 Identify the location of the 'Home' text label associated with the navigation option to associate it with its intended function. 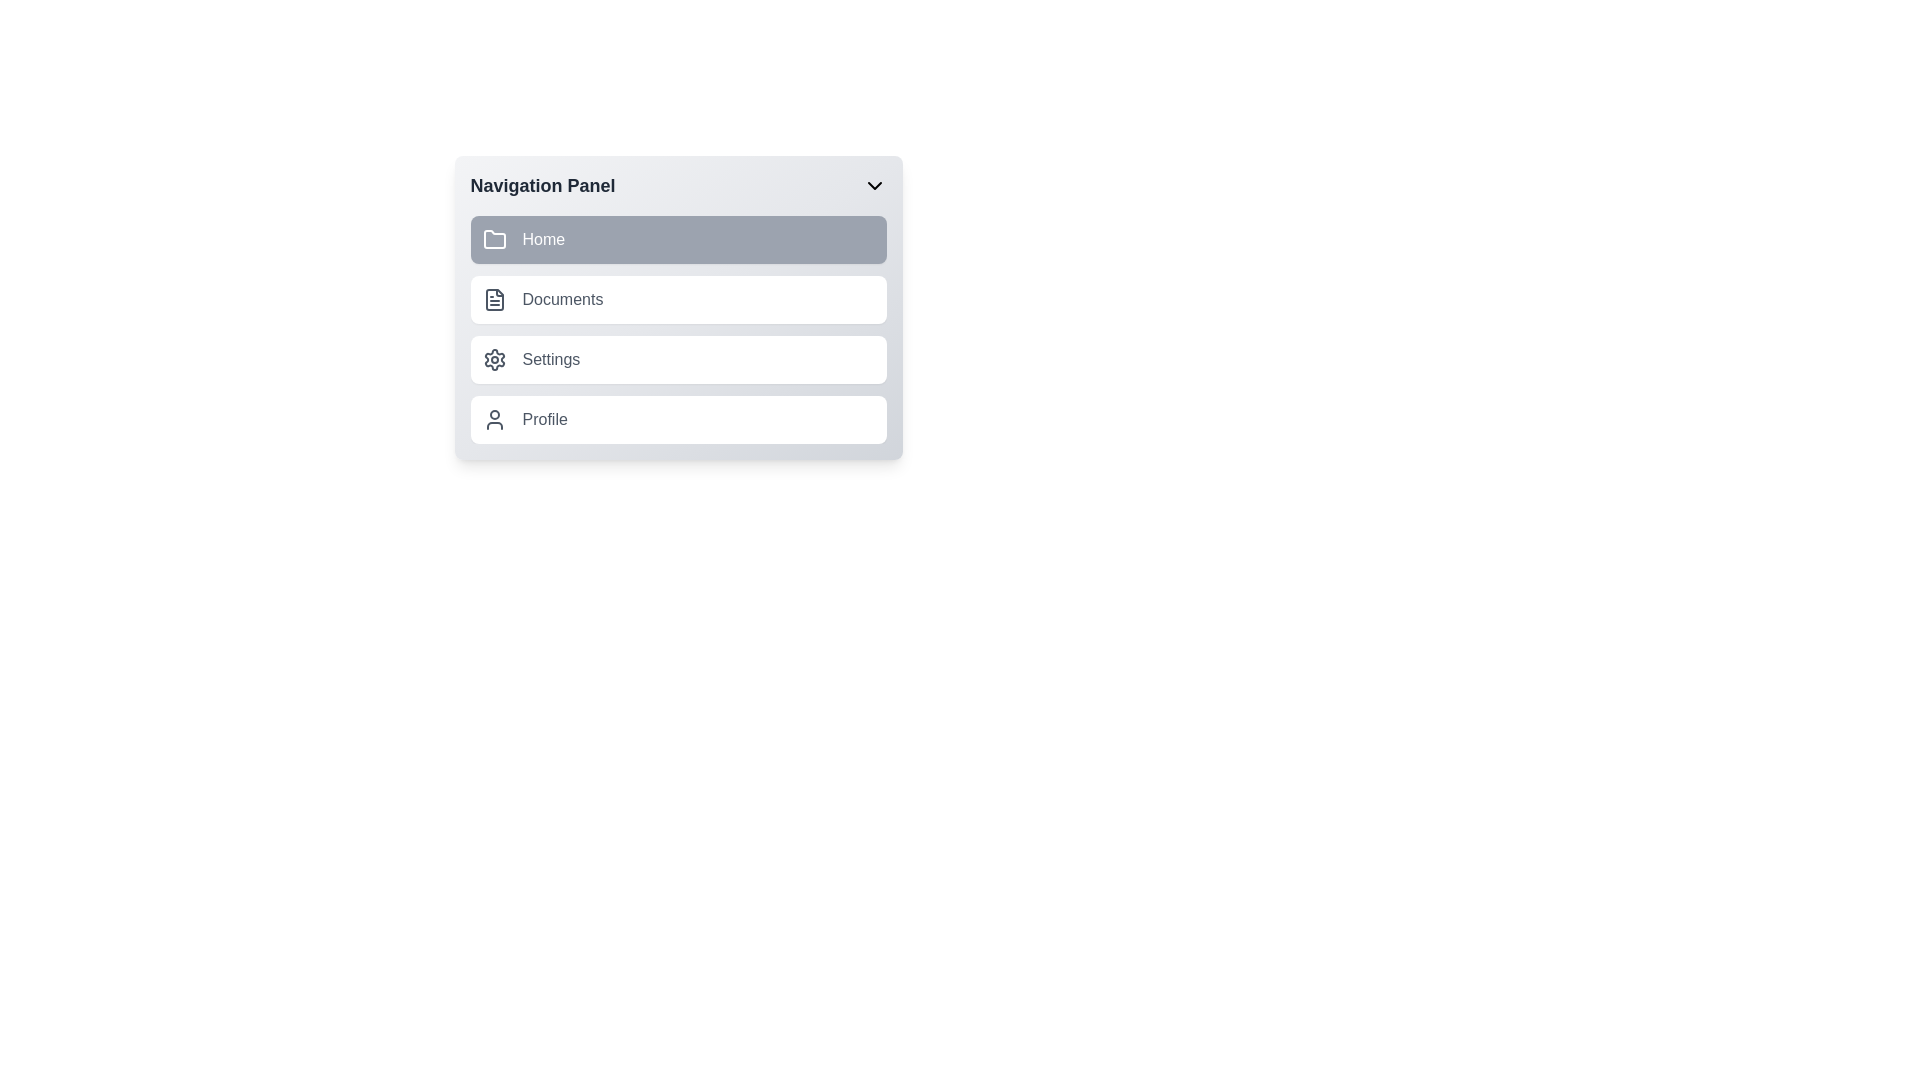
(543, 238).